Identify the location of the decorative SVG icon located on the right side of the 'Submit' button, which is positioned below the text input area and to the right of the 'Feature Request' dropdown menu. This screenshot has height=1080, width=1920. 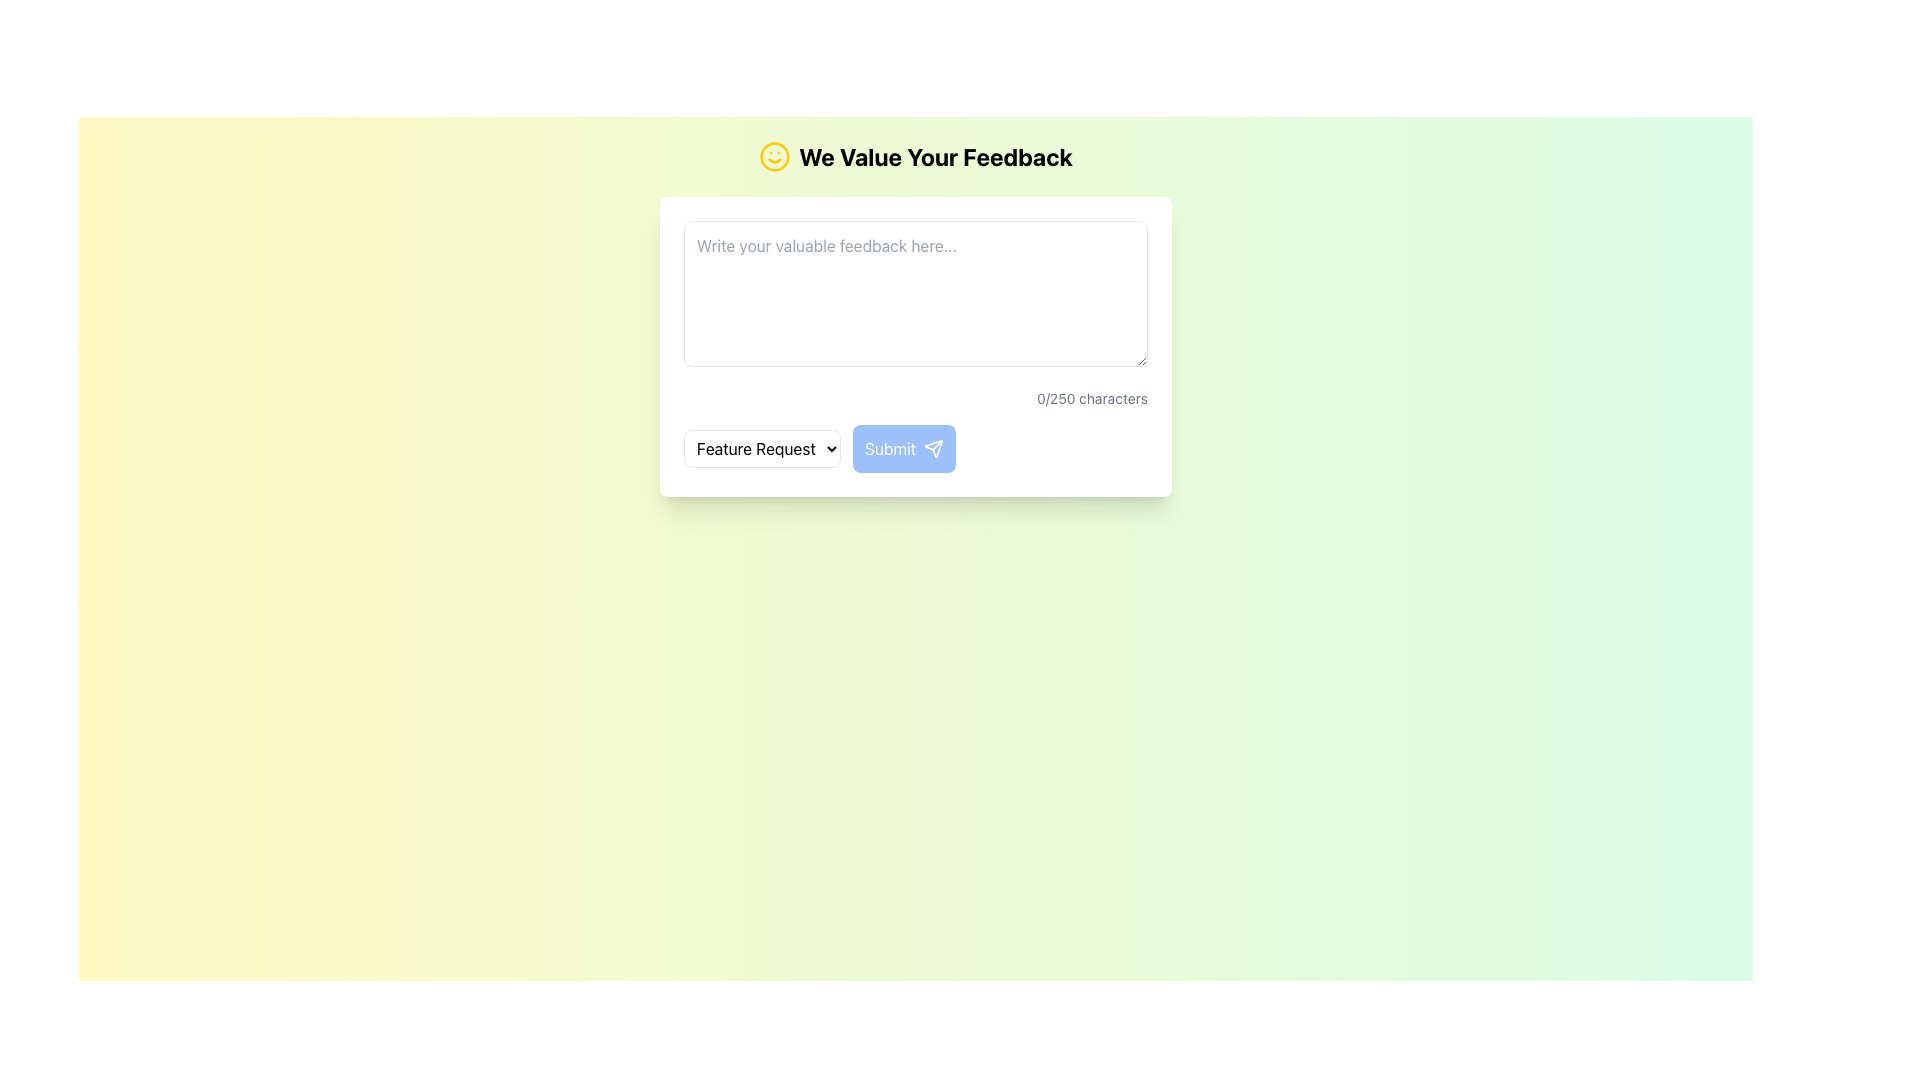
(933, 447).